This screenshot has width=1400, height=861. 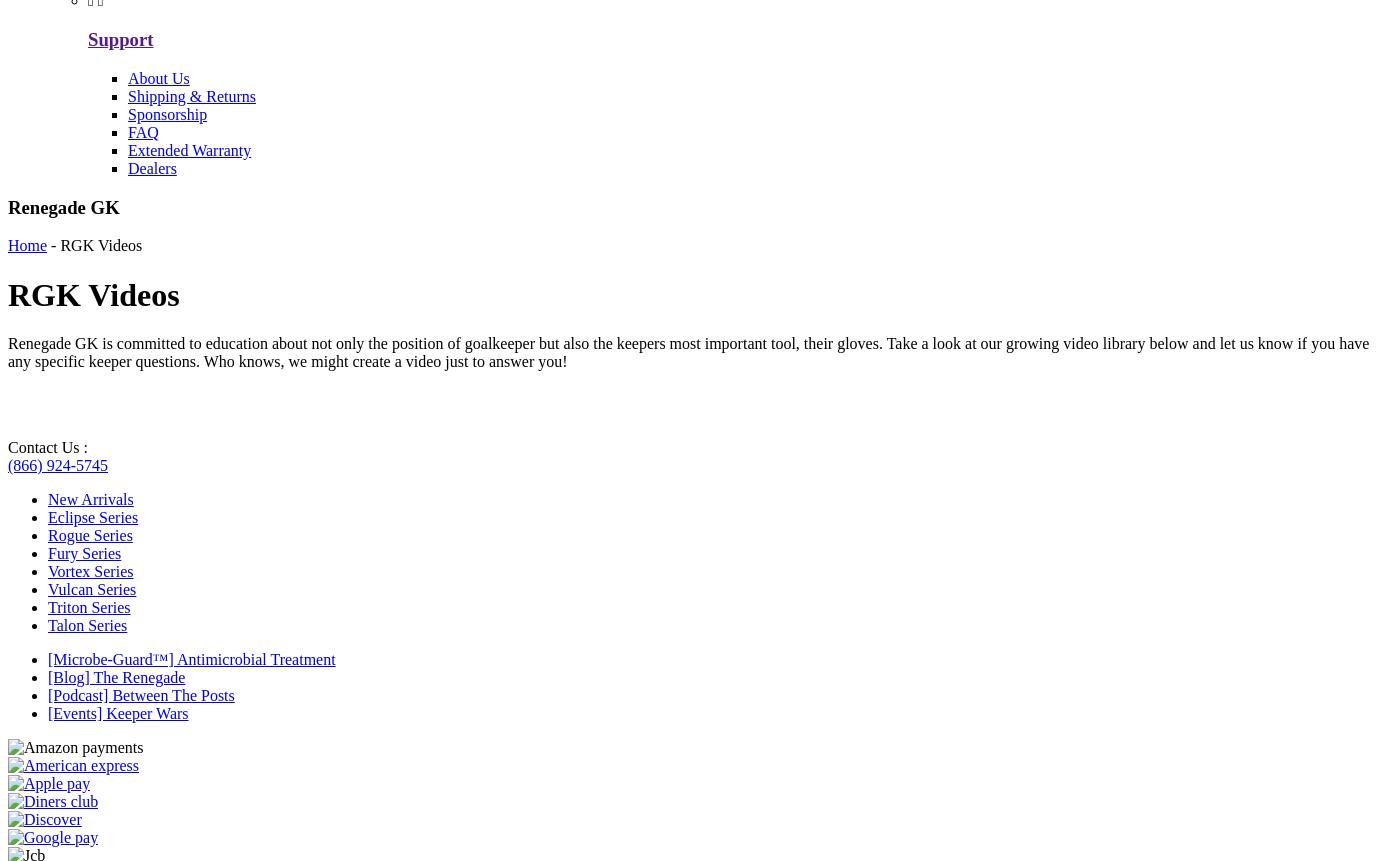 What do you see at coordinates (167, 112) in the screenshot?
I see `'Sponsorship'` at bounding box center [167, 112].